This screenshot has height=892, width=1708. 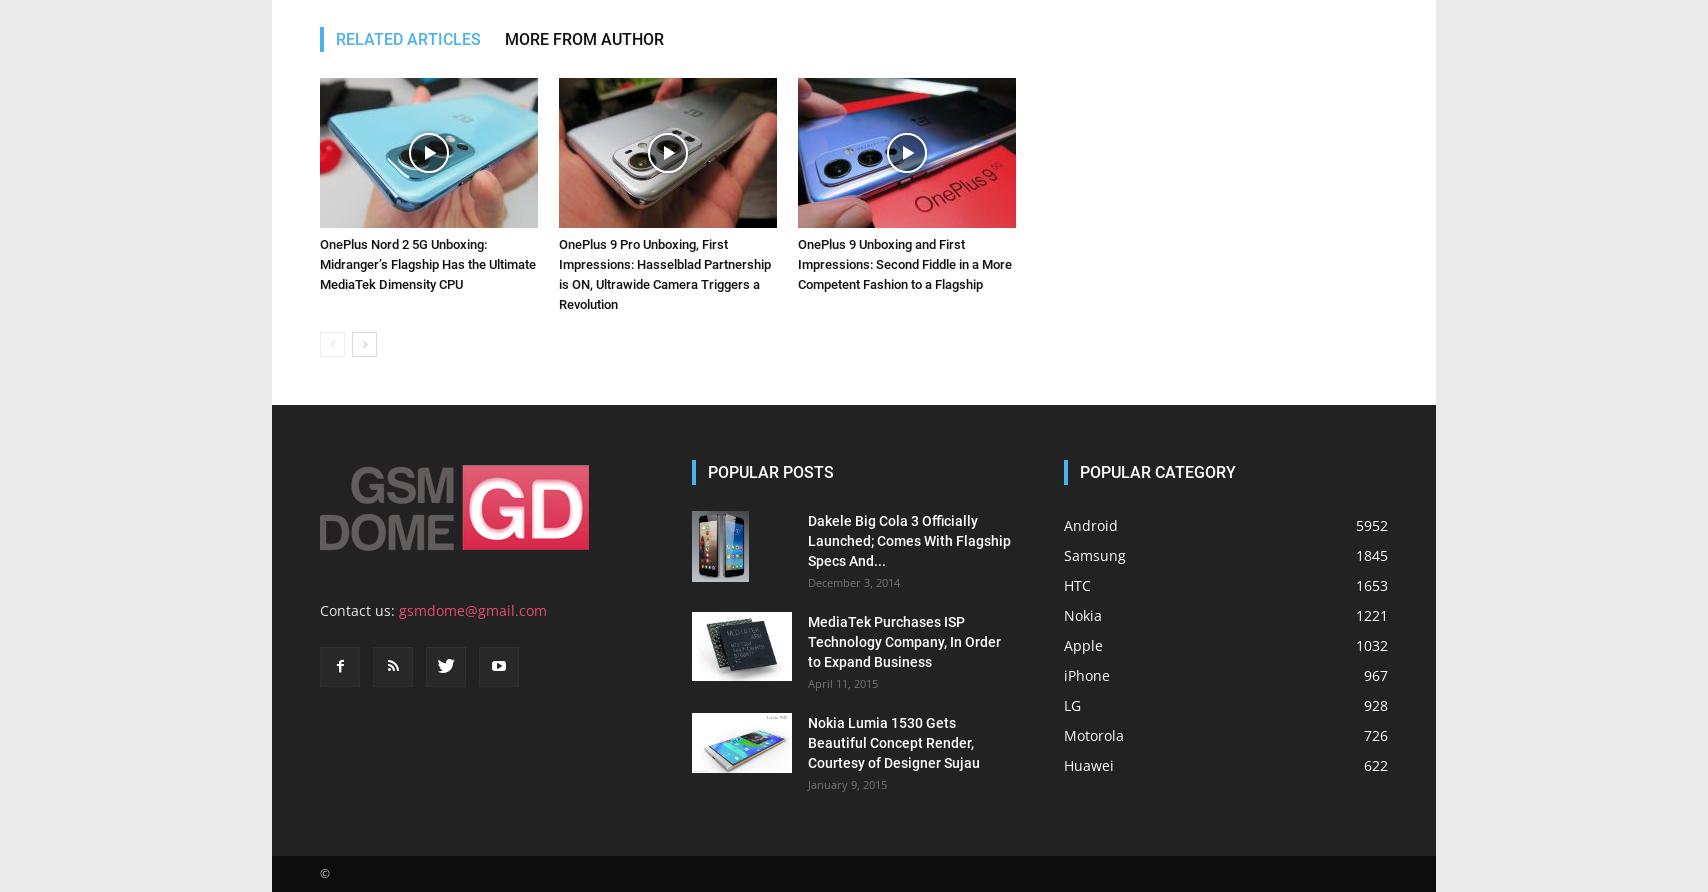 What do you see at coordinates (471, 609) in the screenshot?
I see `'gsmdome@gmail.com'` at bounding box center [471, 609].